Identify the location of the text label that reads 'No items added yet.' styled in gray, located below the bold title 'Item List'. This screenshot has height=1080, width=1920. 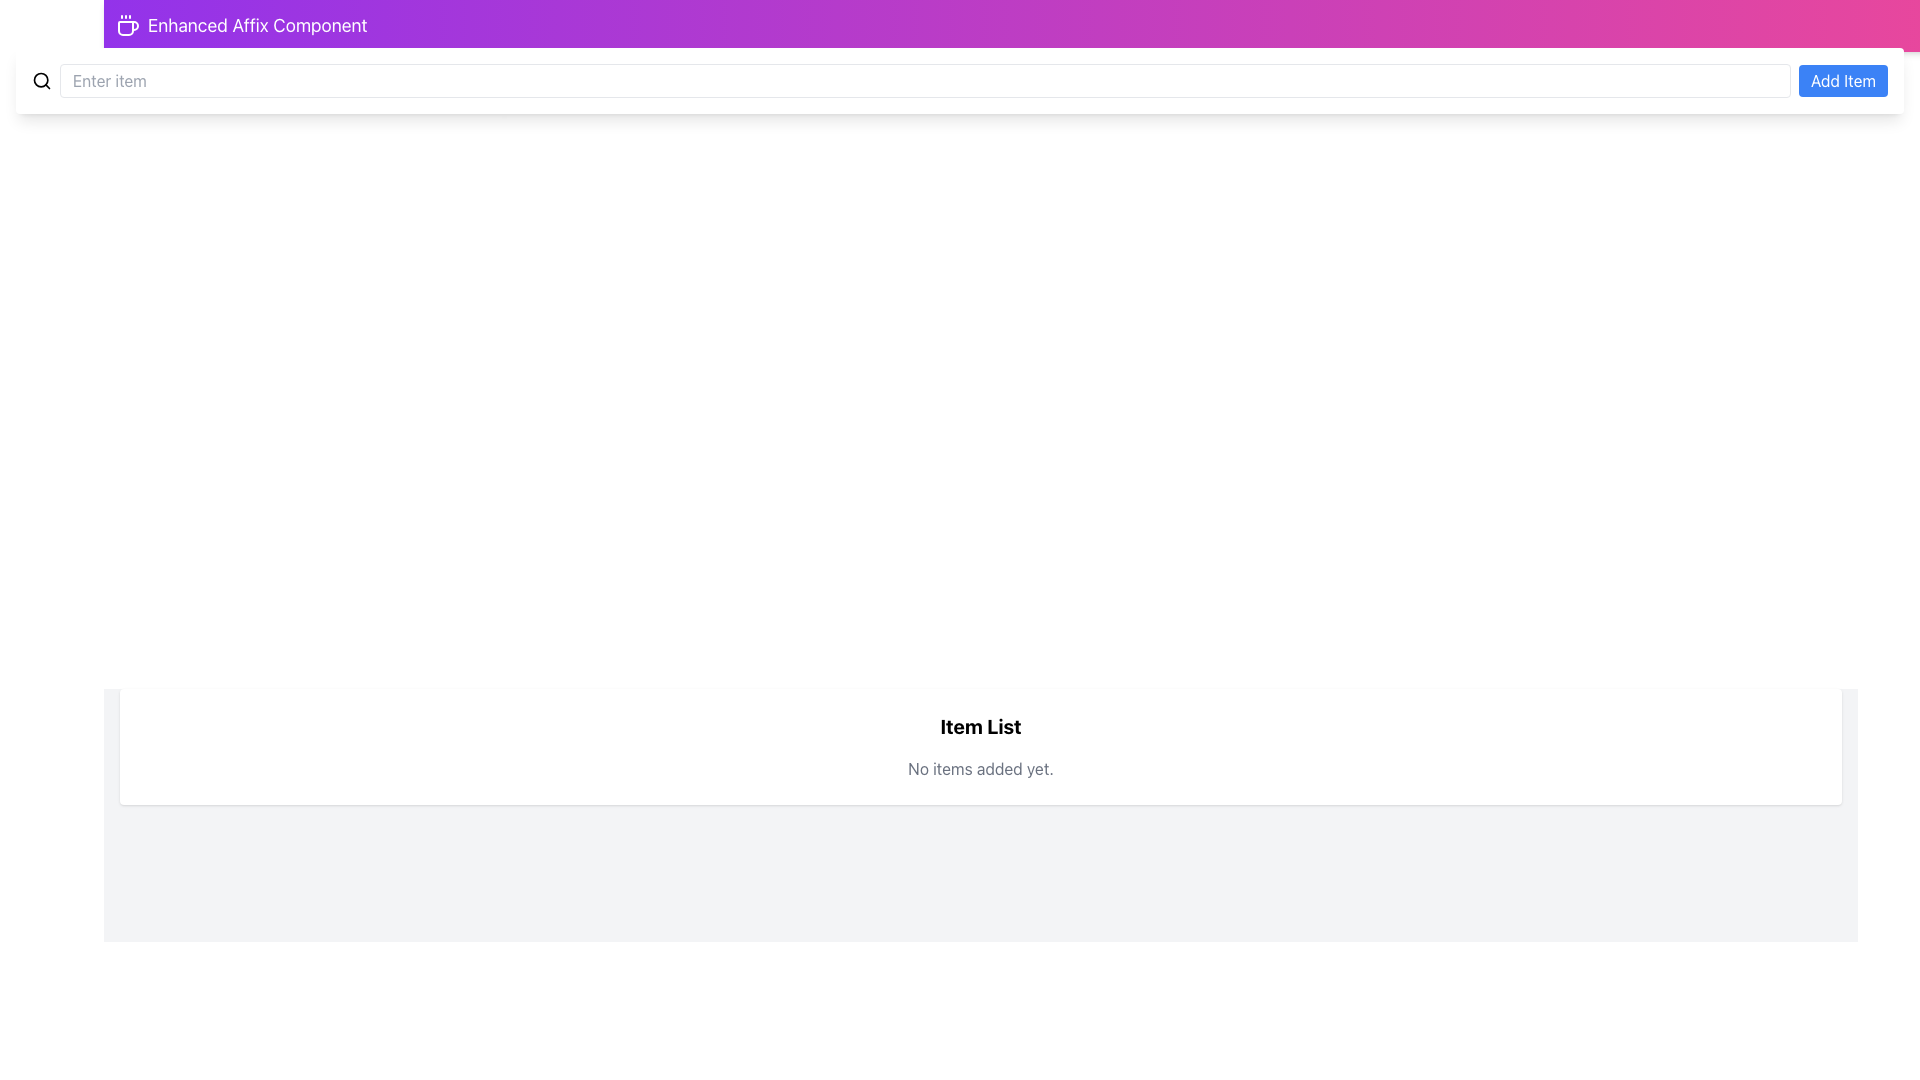
(980, 767).